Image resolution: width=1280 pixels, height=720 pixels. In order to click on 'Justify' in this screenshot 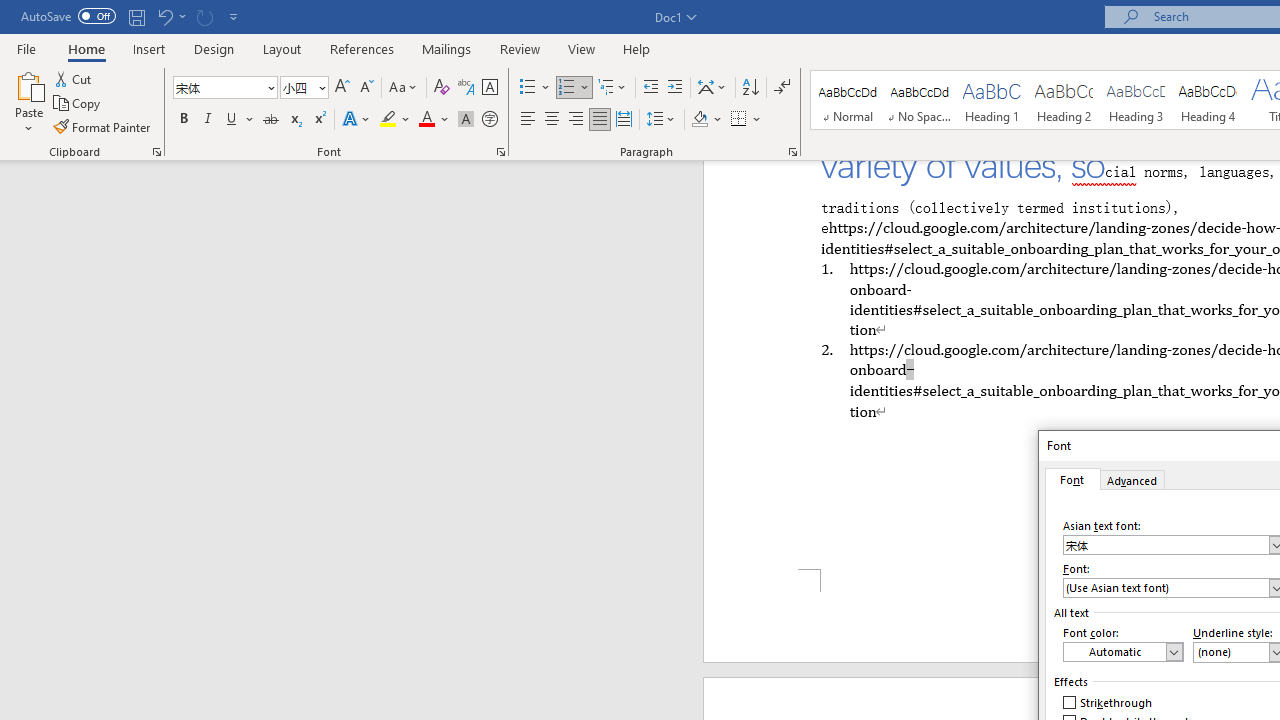, I will do `click(598, 119)`.